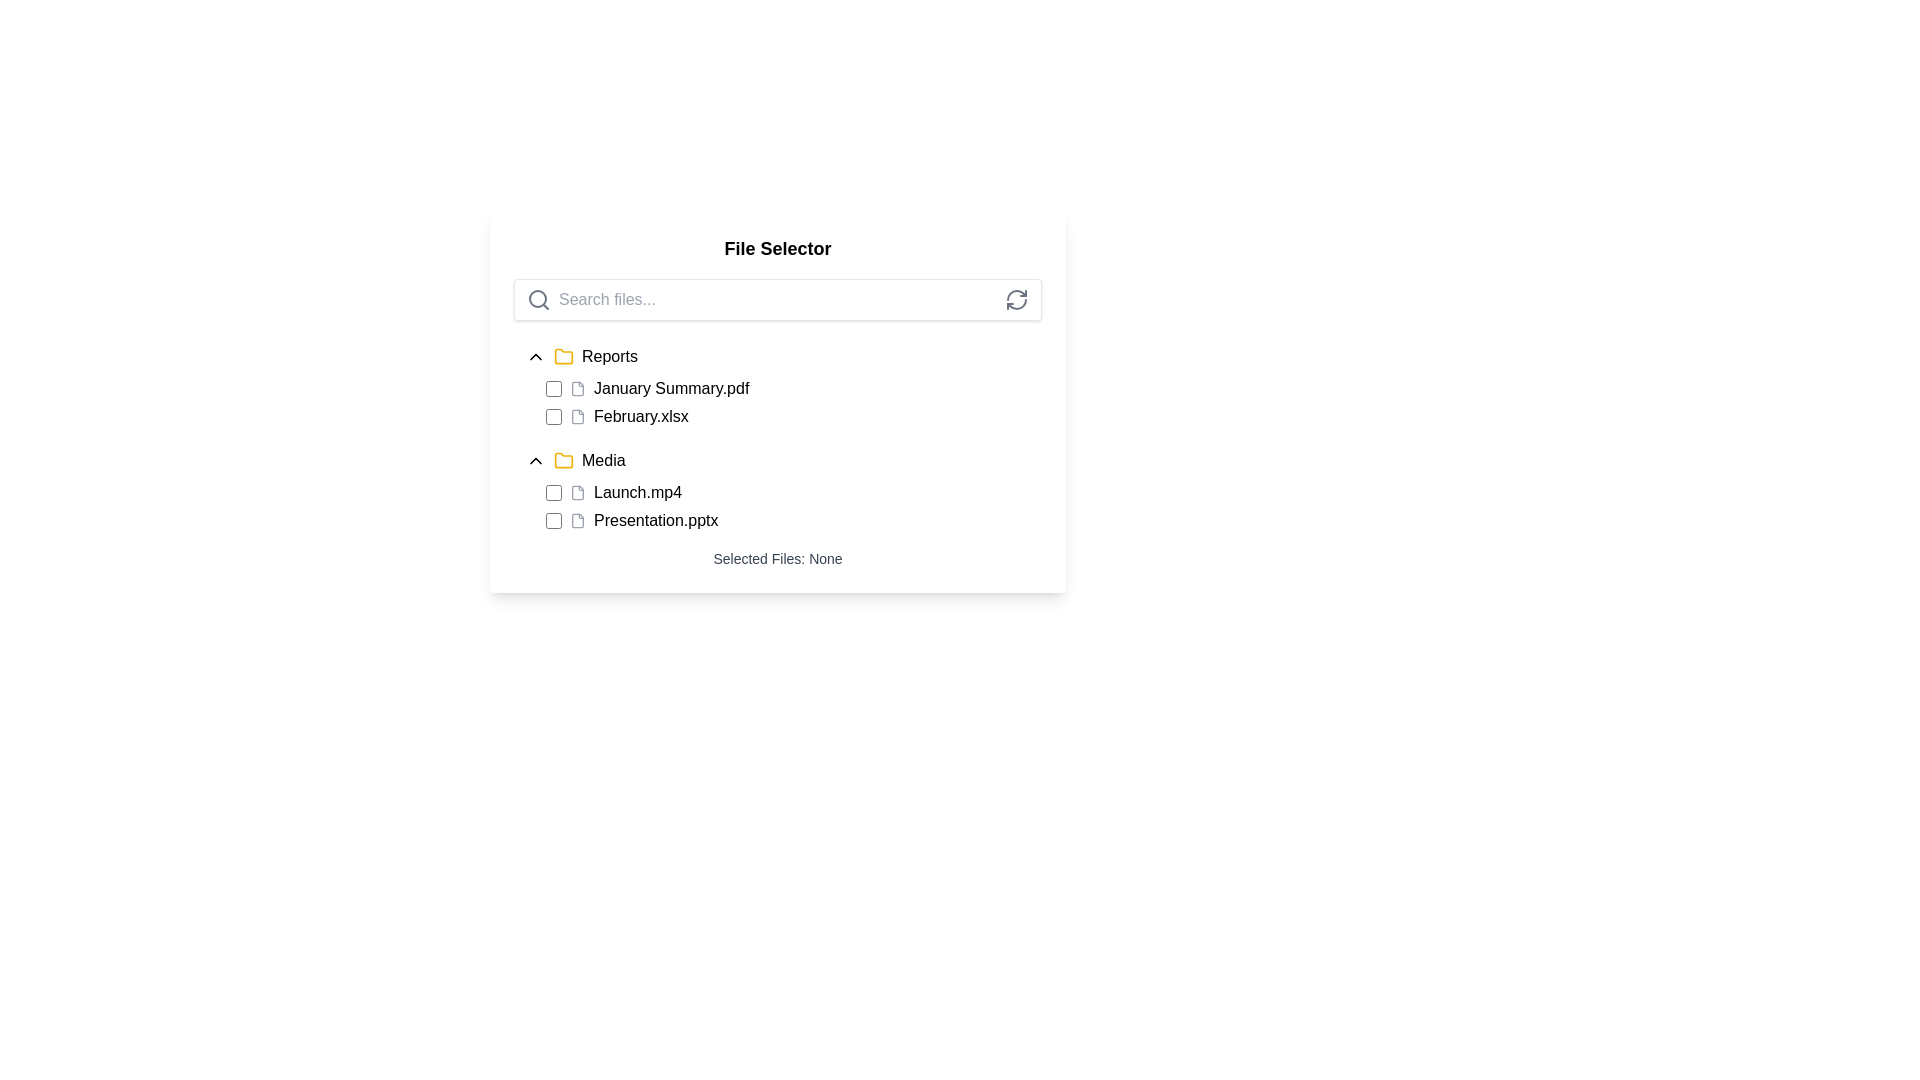 Image resolution: width=1920 pixels, height=1080 pixels. Describe the element at coordinates (576, 415) in the screenshot. I see `the file icon representing 'February.xlsx', which is the second icon in the 'Reports' section, located to the left of the text` at that location.